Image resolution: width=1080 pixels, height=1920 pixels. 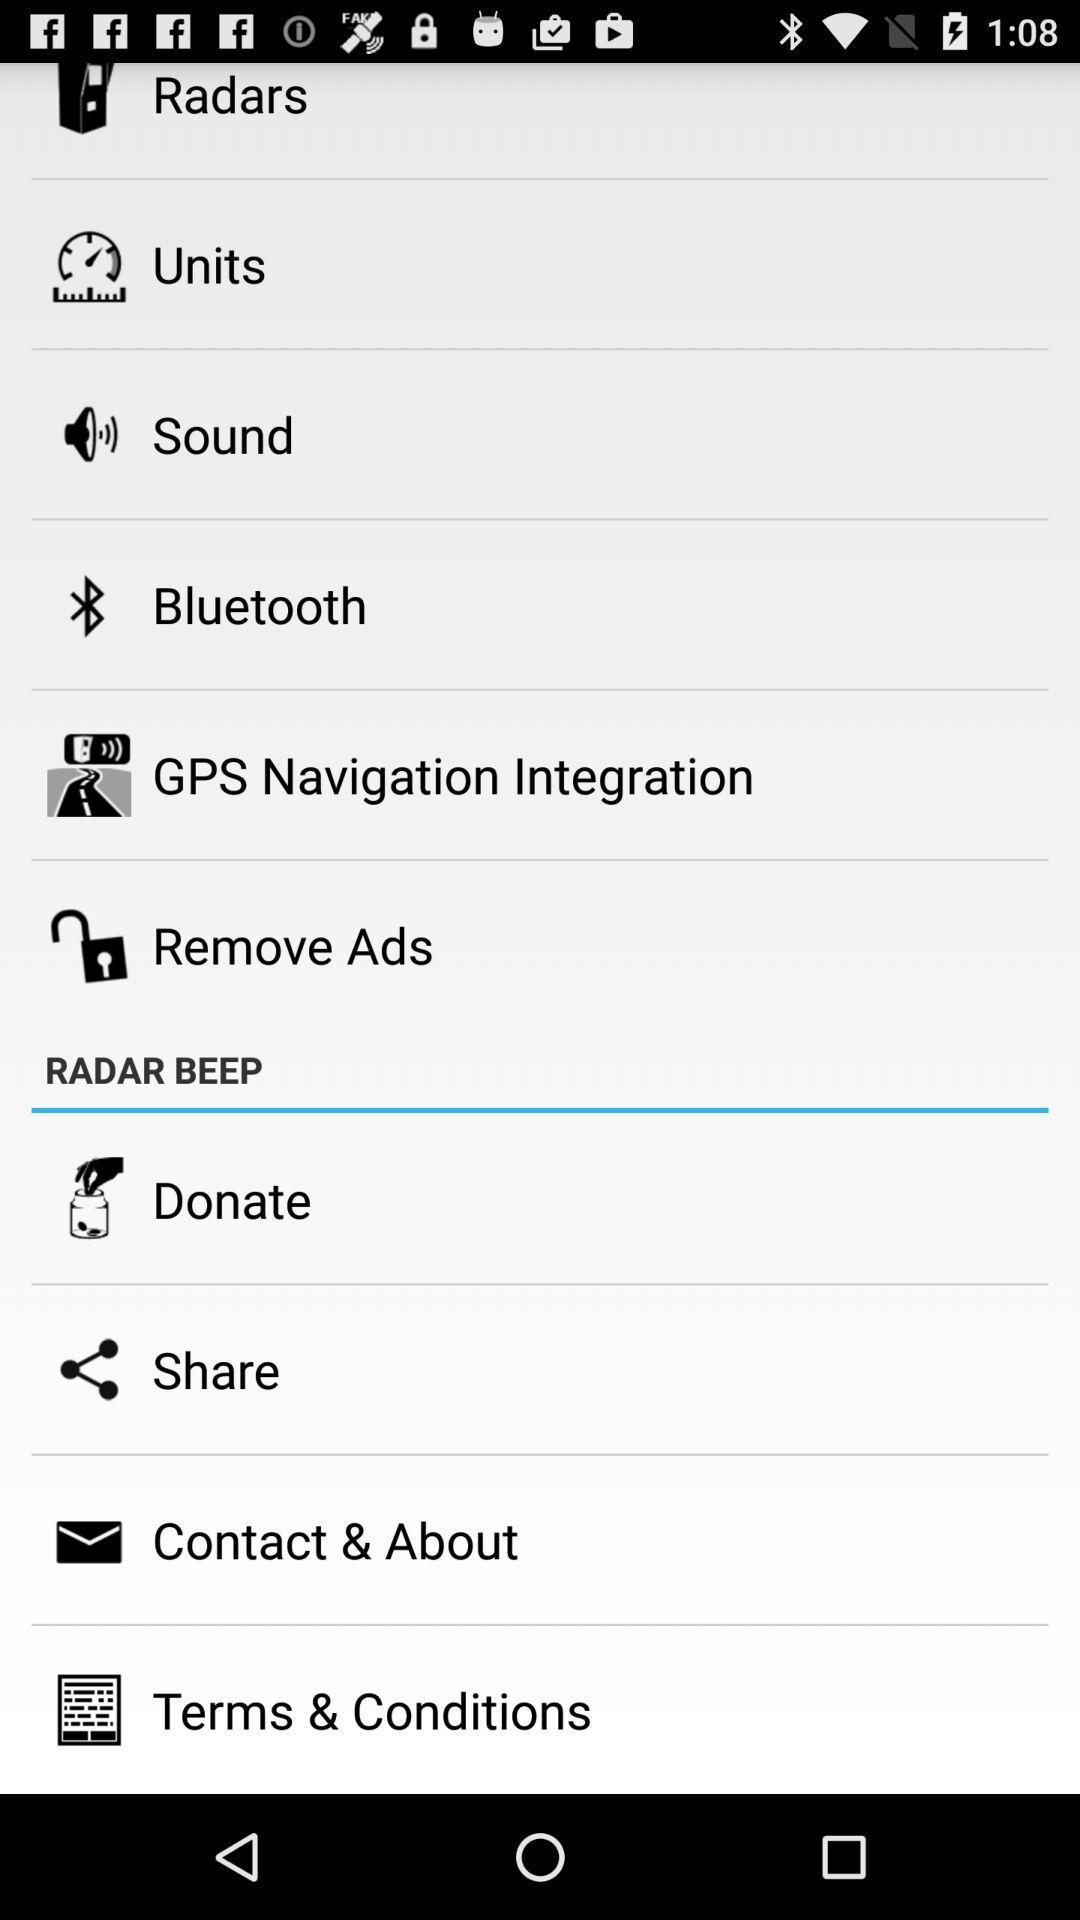 What do you see at coordinates (372, 1708) in the screenshot?
I see `the item below contact & about app` at bounding box center [372, 1708].